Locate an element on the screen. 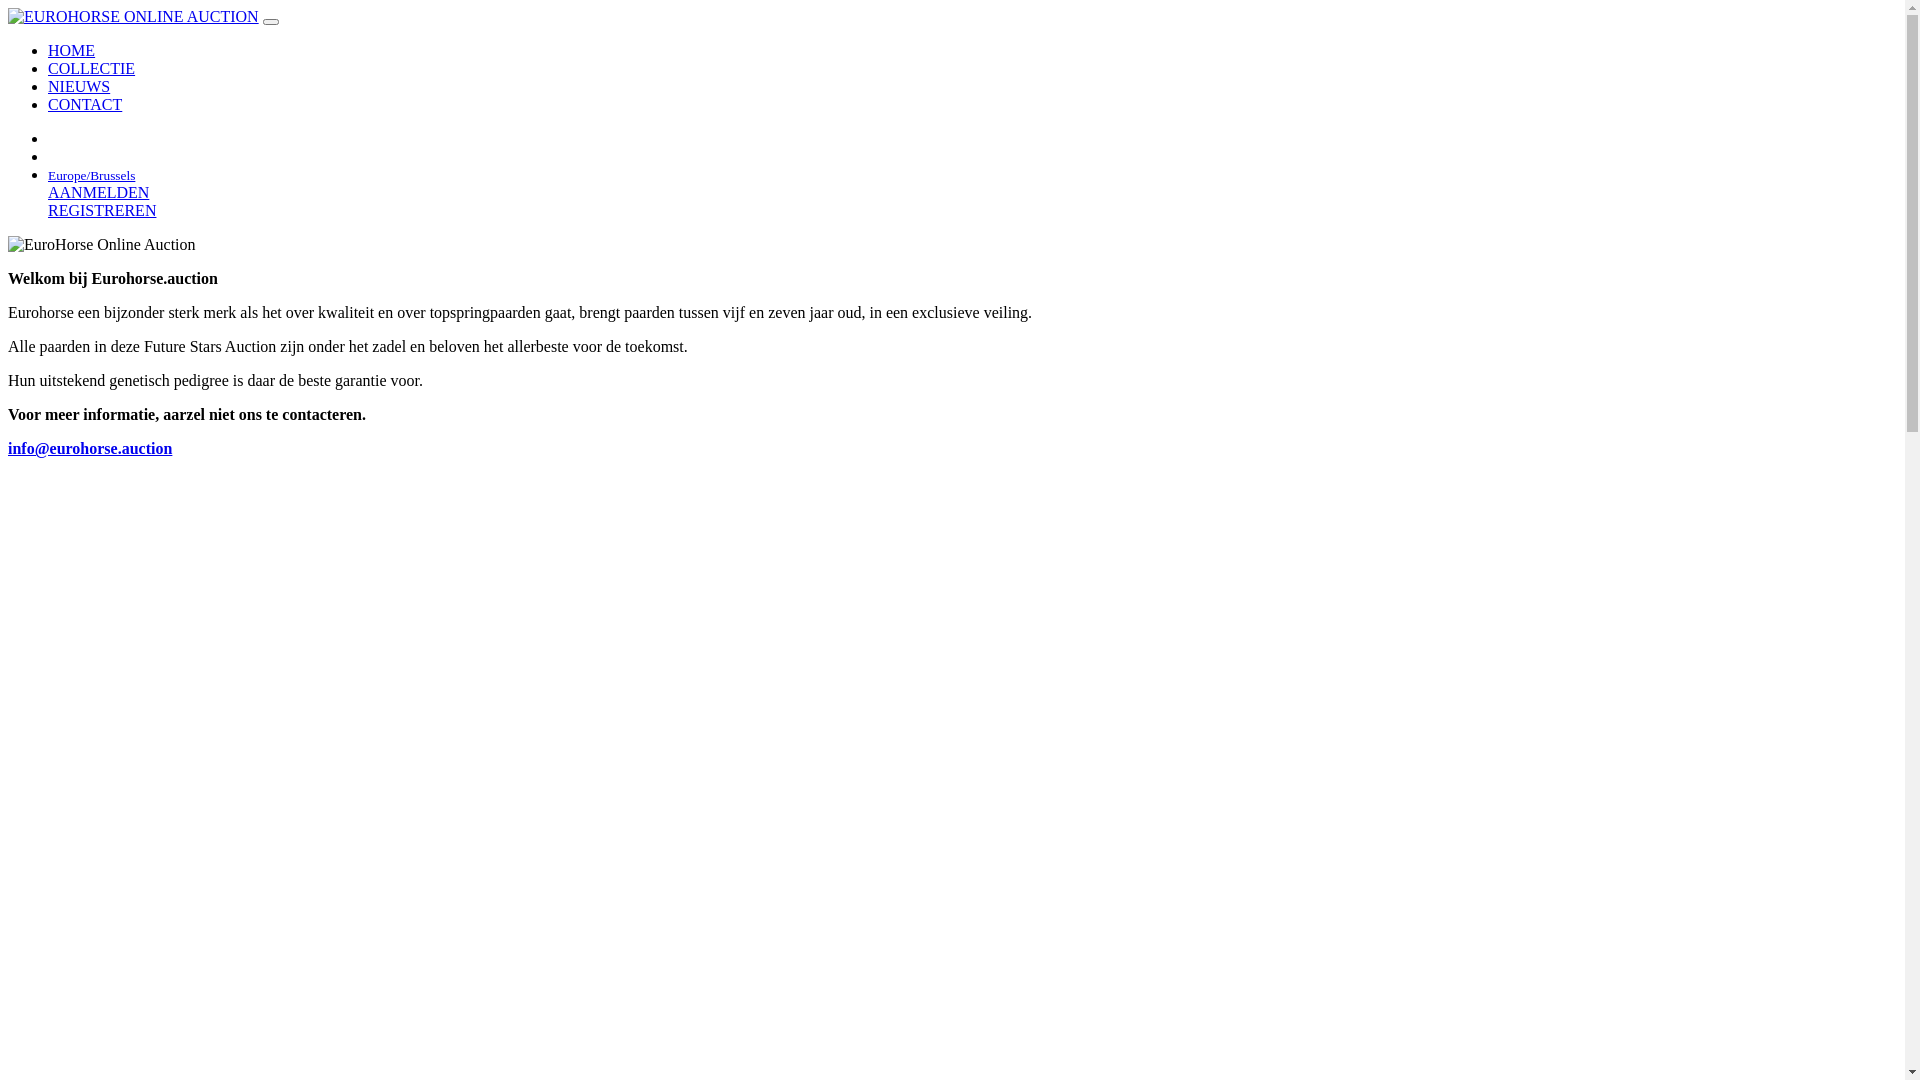 The height and width of the screenshot is (1080, 1920). 'REGISTREREN' is located at coordinates (100, 210).